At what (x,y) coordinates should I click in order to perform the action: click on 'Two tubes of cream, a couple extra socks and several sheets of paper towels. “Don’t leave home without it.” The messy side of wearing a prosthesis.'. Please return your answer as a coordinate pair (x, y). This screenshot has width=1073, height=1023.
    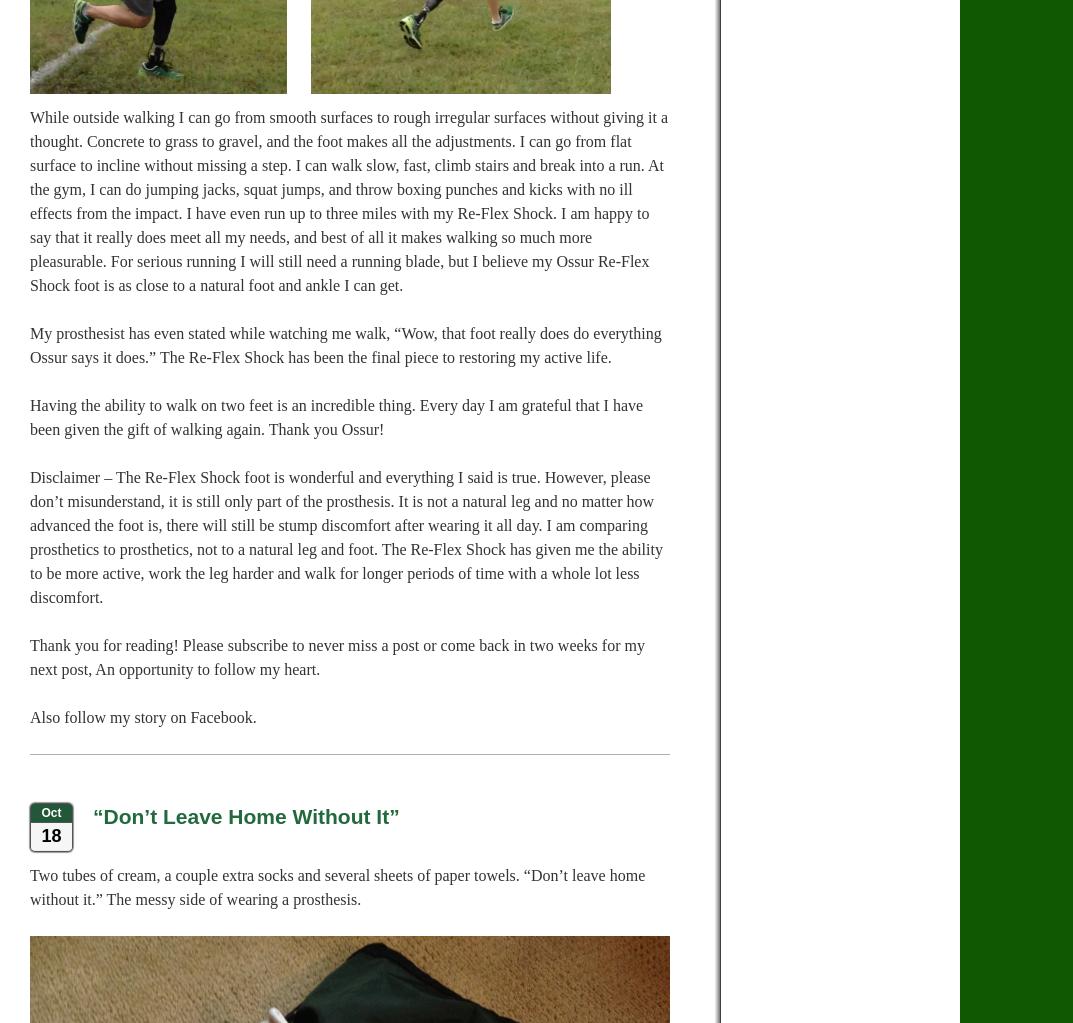
    Looking at the image, I should click on (337, 887).